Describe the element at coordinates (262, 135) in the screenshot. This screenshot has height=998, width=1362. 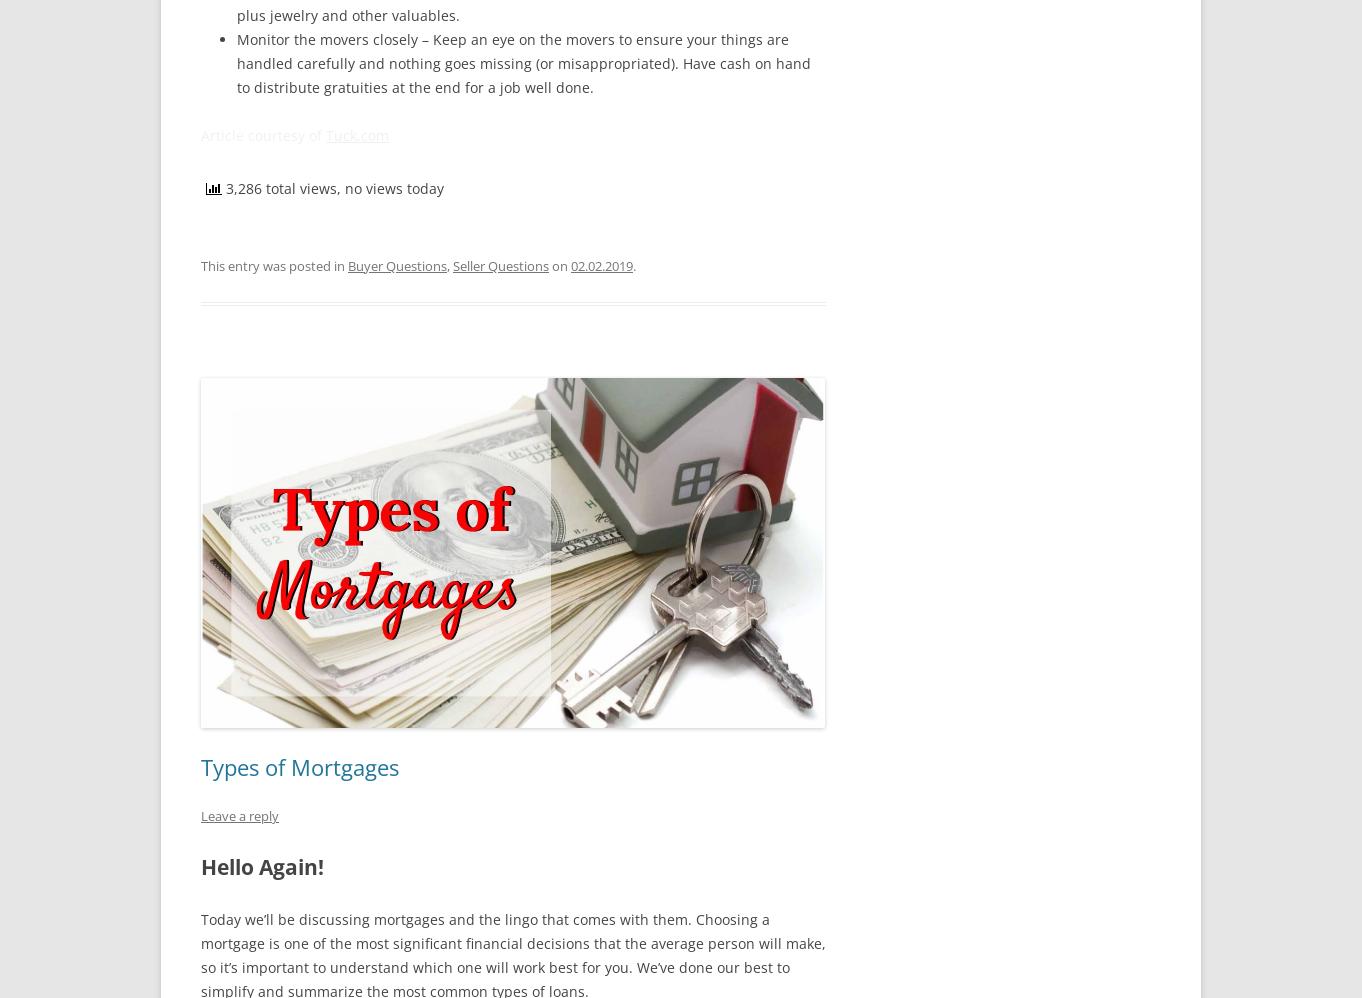
I see `'Article courtesy of'` at that location.